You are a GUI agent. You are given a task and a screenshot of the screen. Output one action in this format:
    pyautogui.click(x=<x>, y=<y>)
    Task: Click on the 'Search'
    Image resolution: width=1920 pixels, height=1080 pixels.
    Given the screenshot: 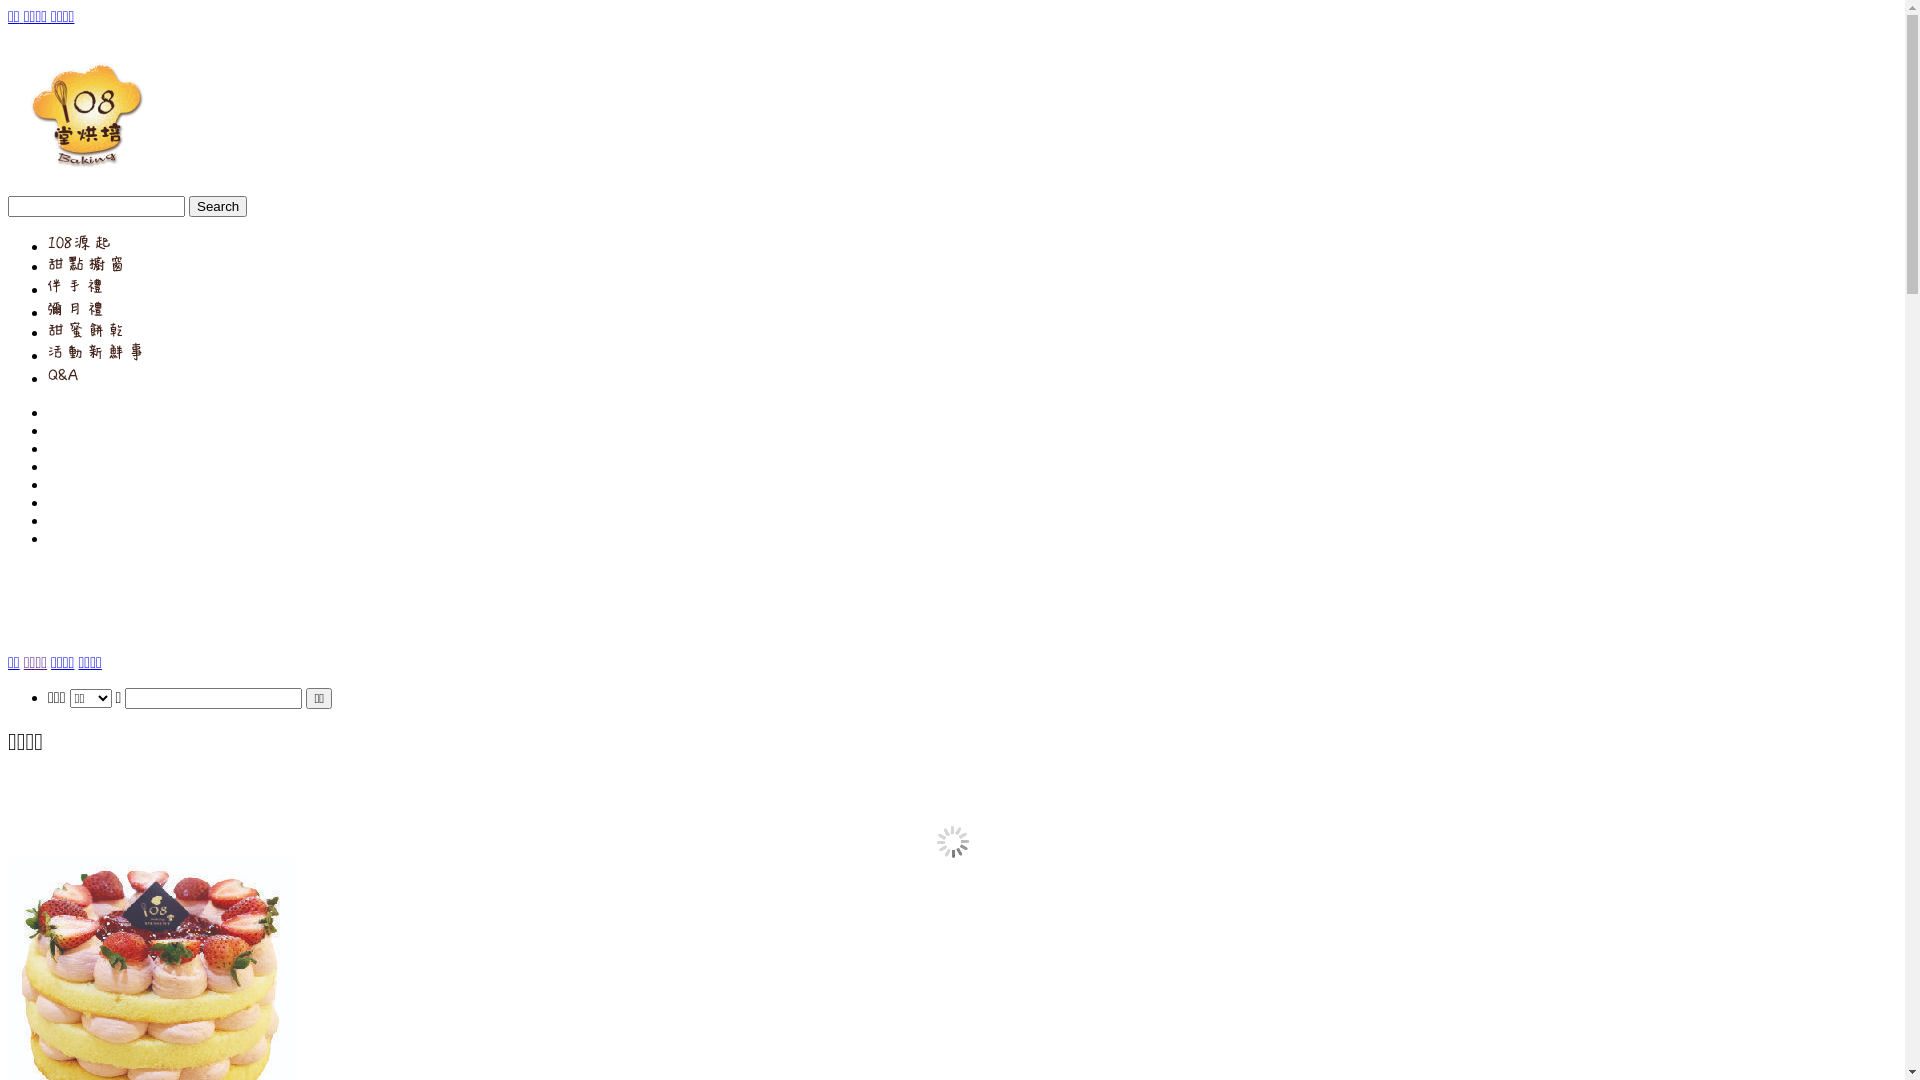 What is the action you would take?
    pyautogui.click(x=188, y=206)
    